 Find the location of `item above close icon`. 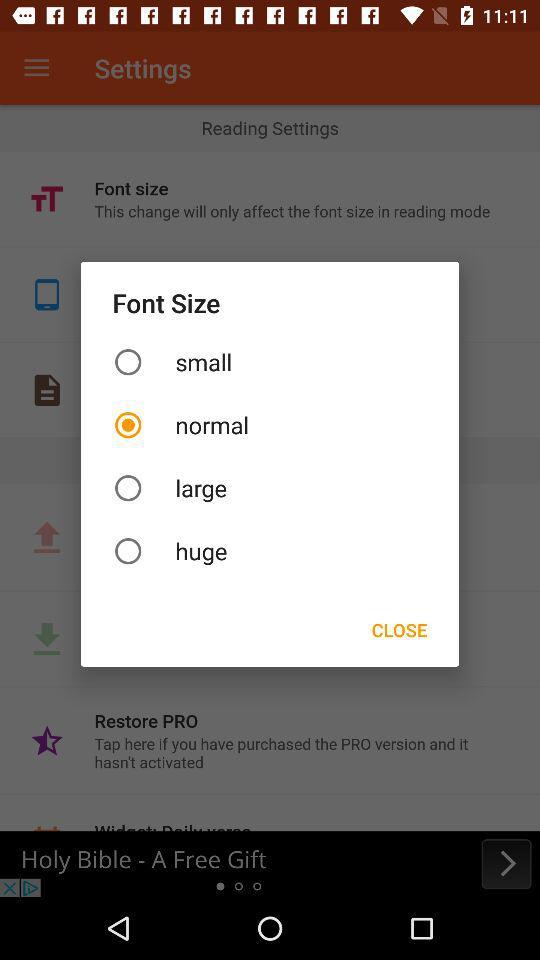

item above close icon is located at coordinates (270, 551).